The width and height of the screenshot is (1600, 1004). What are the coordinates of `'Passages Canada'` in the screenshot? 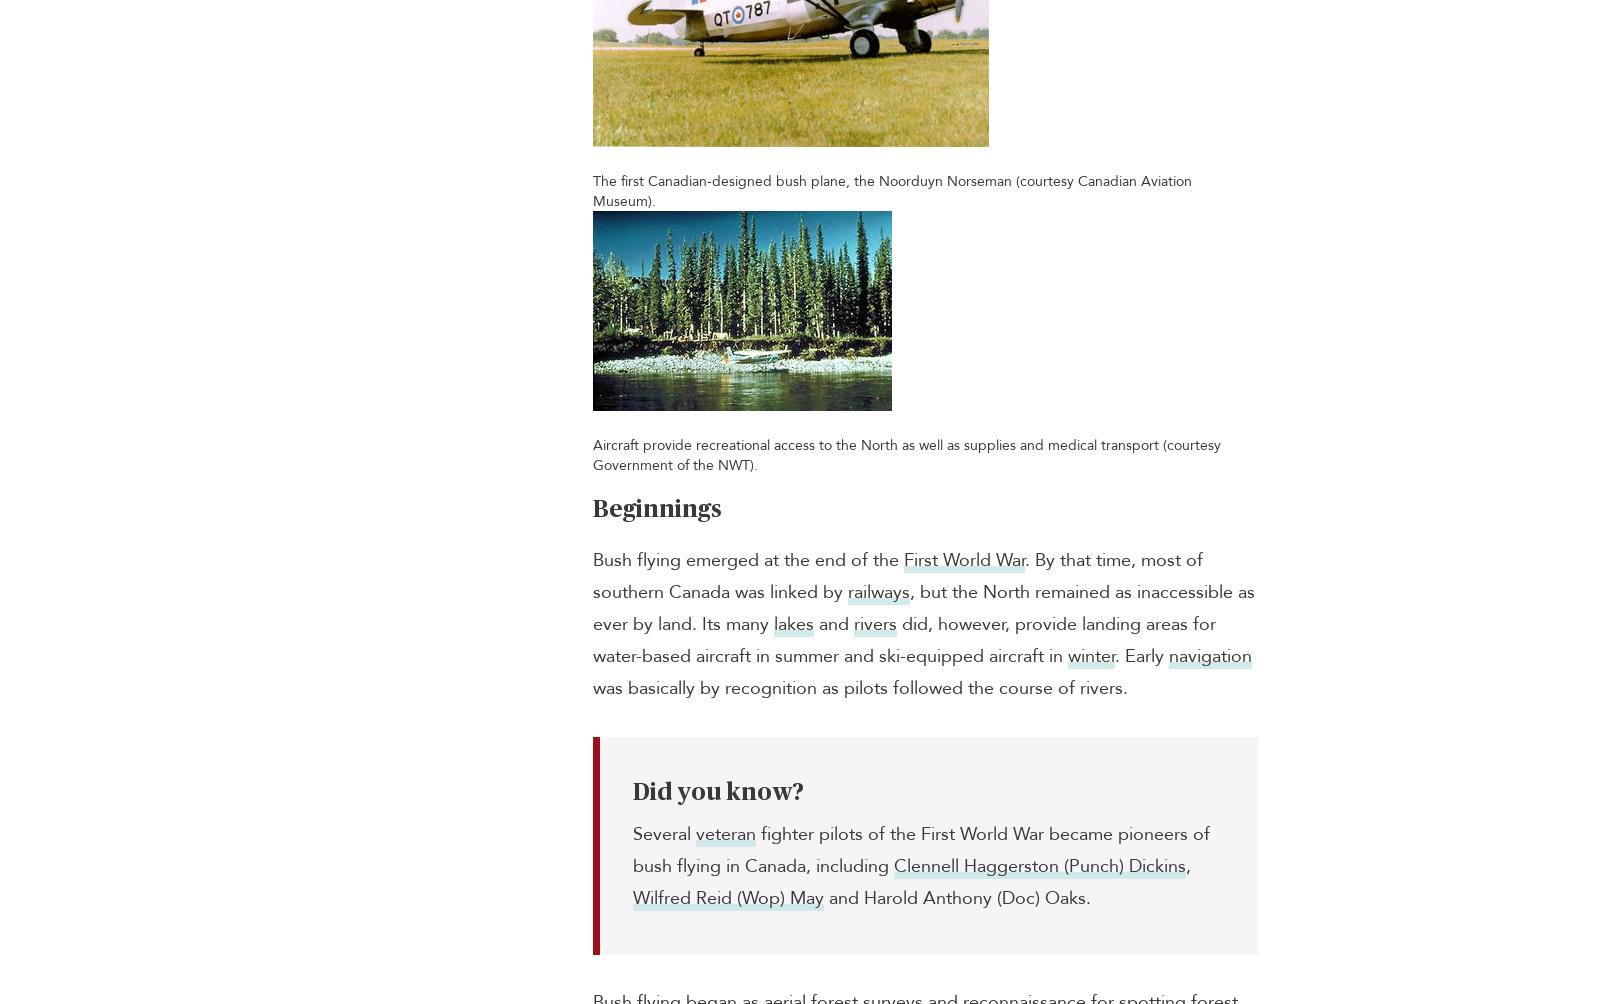 It's located at (1259, 918).